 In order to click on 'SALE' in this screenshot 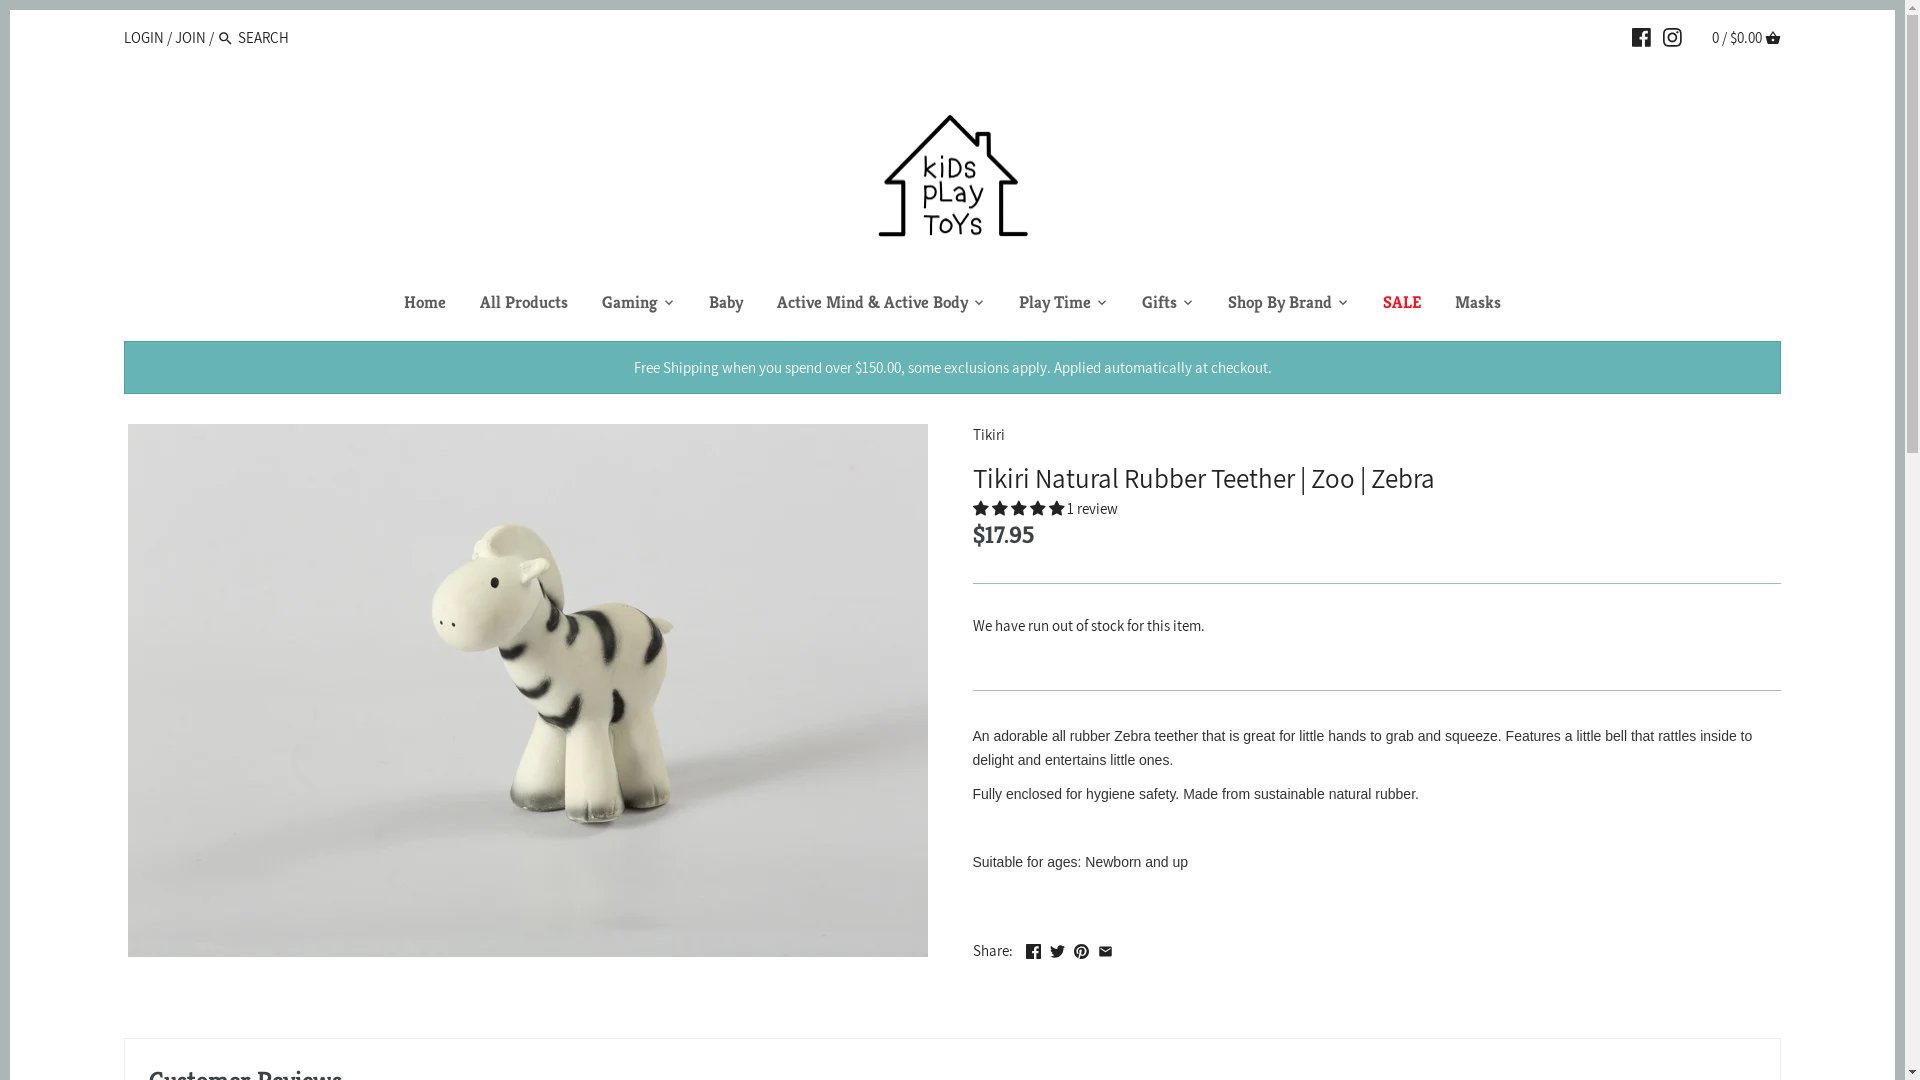, I will do `click(1400, 304)`.